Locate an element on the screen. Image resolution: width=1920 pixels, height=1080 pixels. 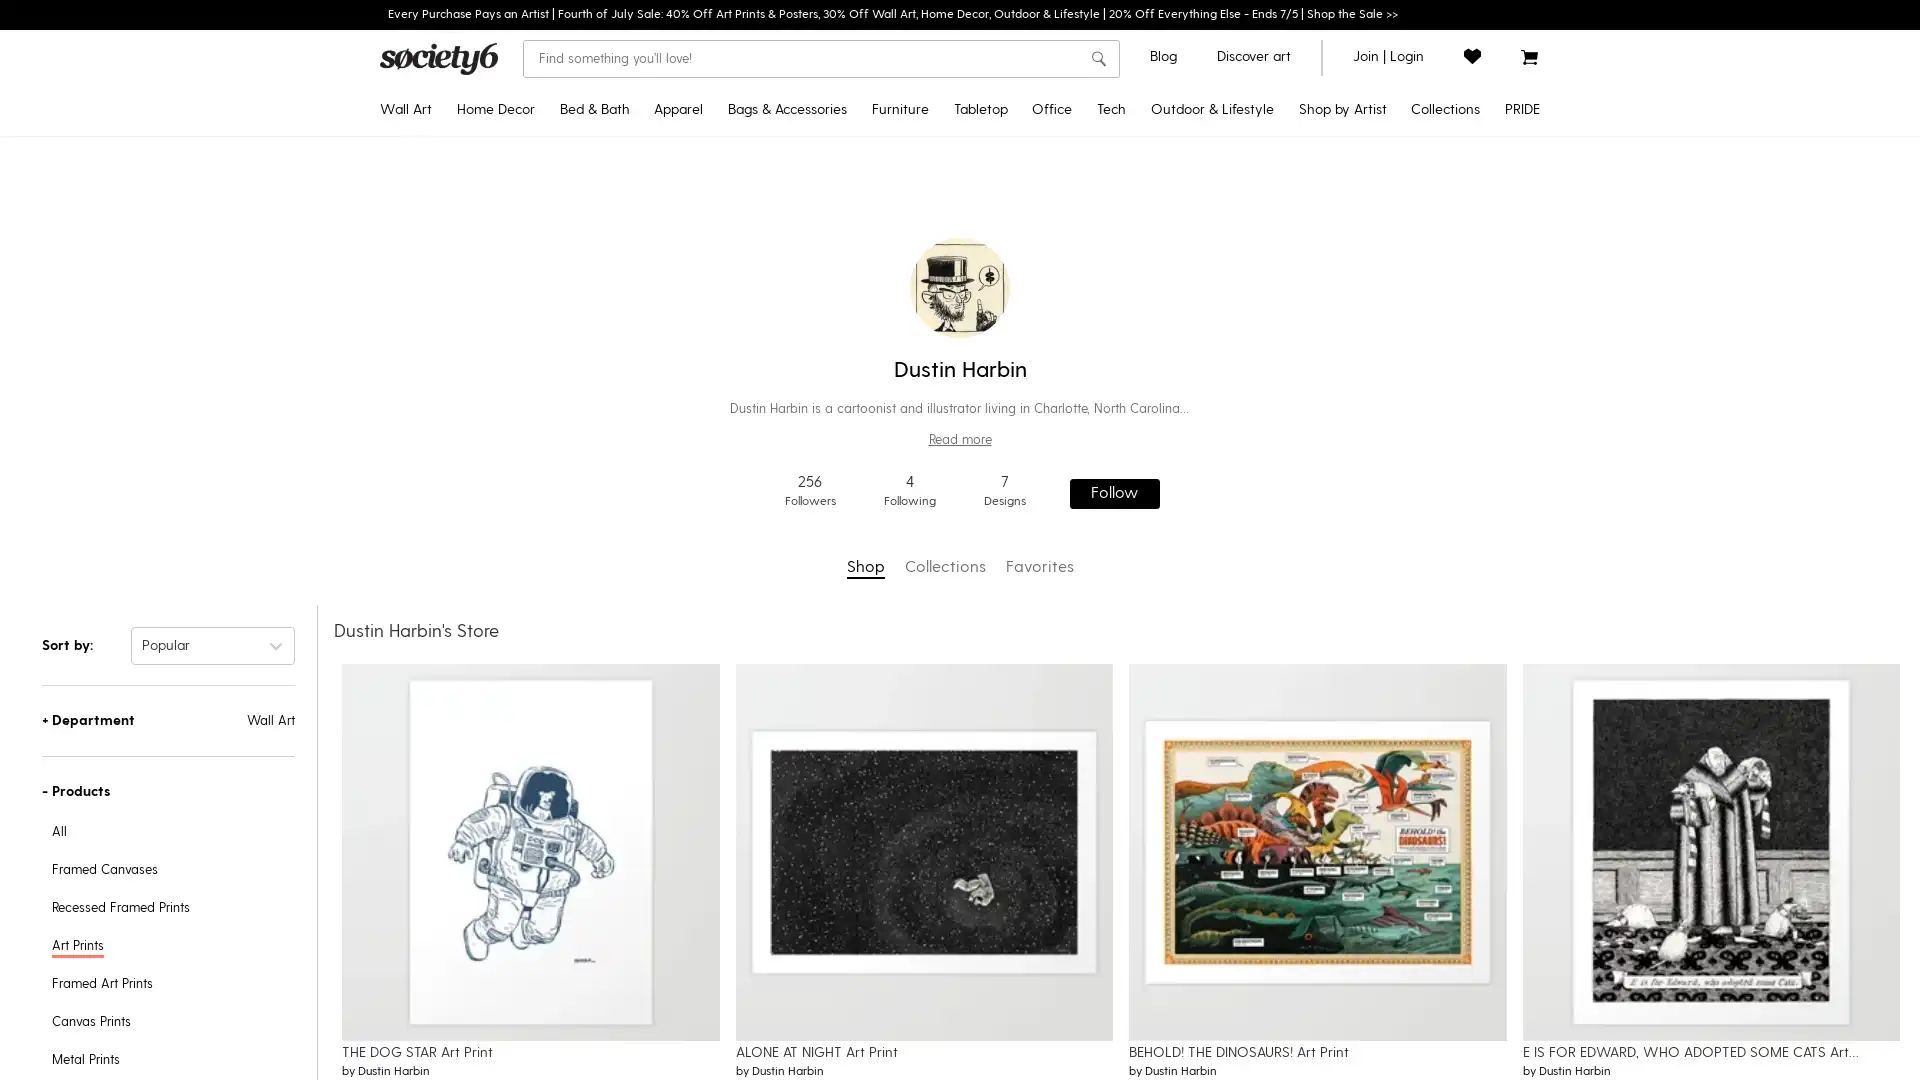
Wall Clocks is located at coordinates (533, 385).